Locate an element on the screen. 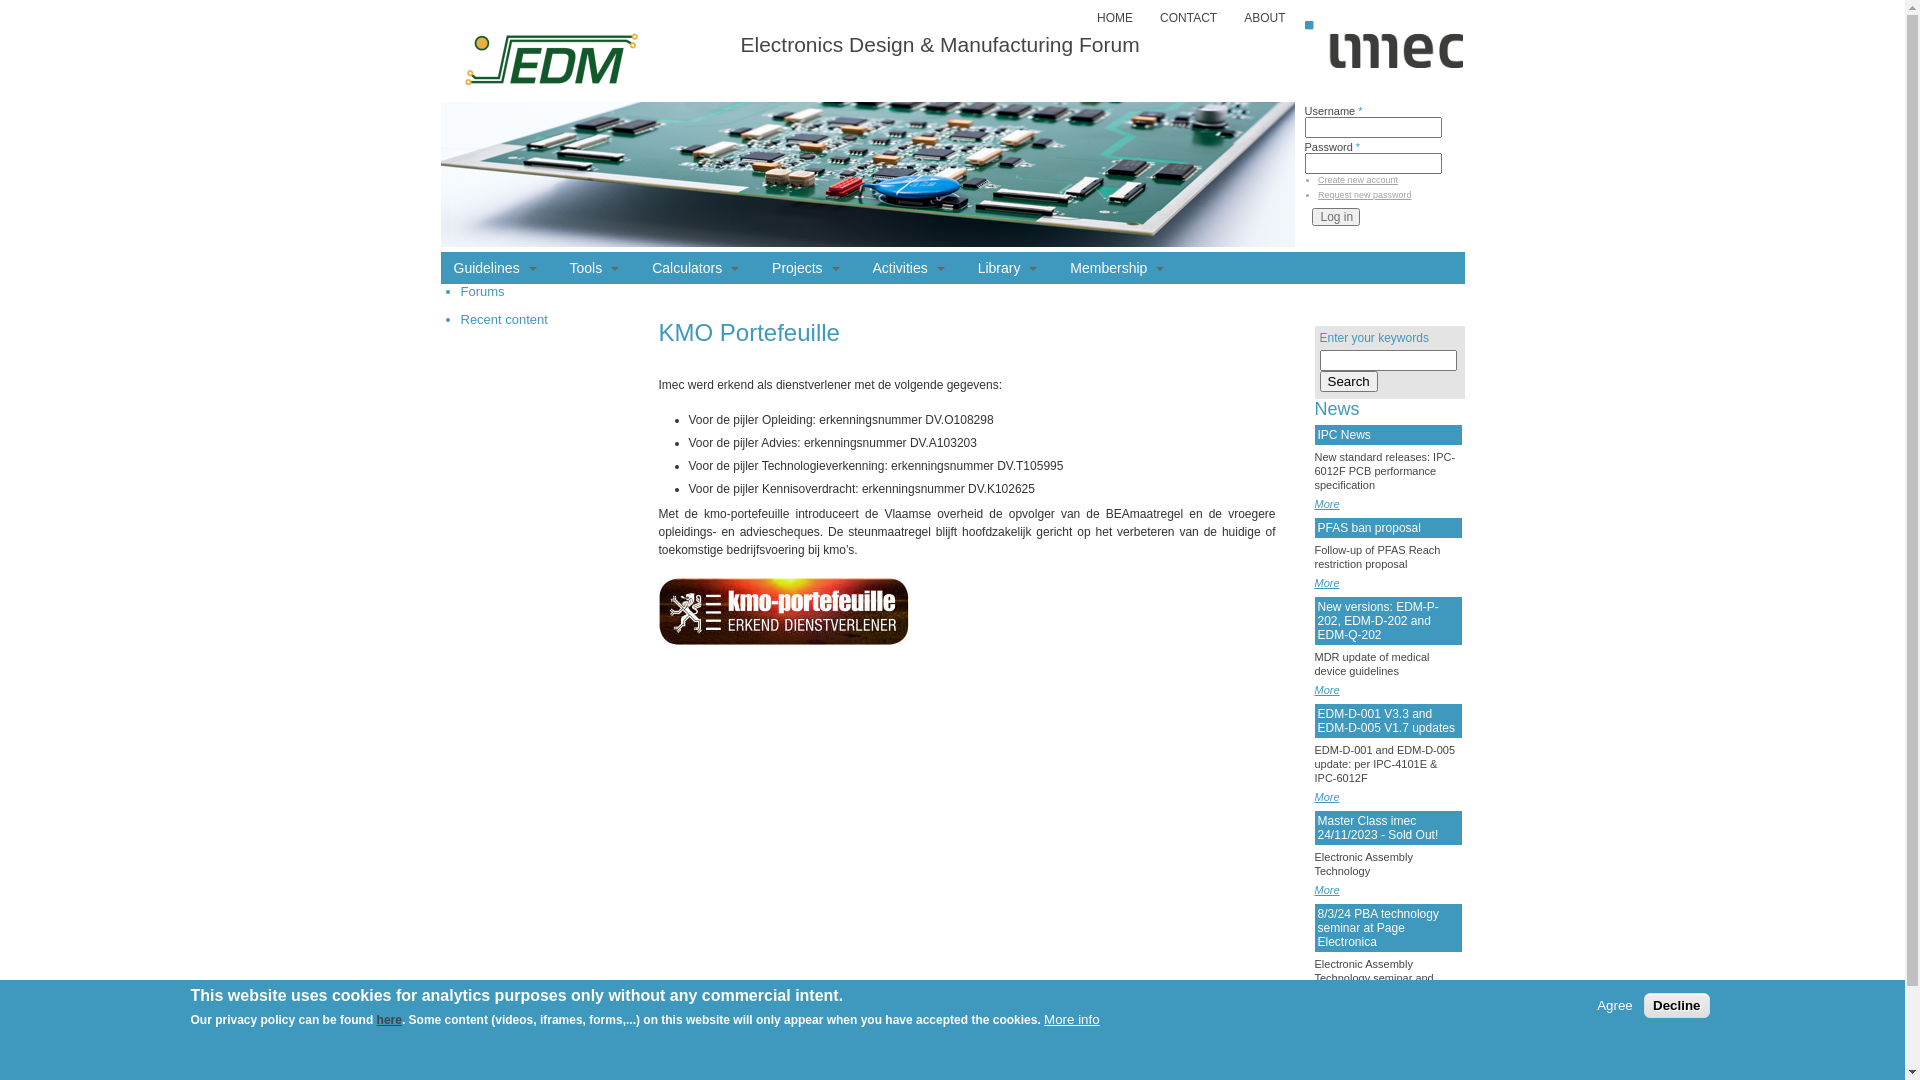 The width and height of the screenshot is (1920, 1080). 'ABOUT' is located at coordinates (1263, 18).